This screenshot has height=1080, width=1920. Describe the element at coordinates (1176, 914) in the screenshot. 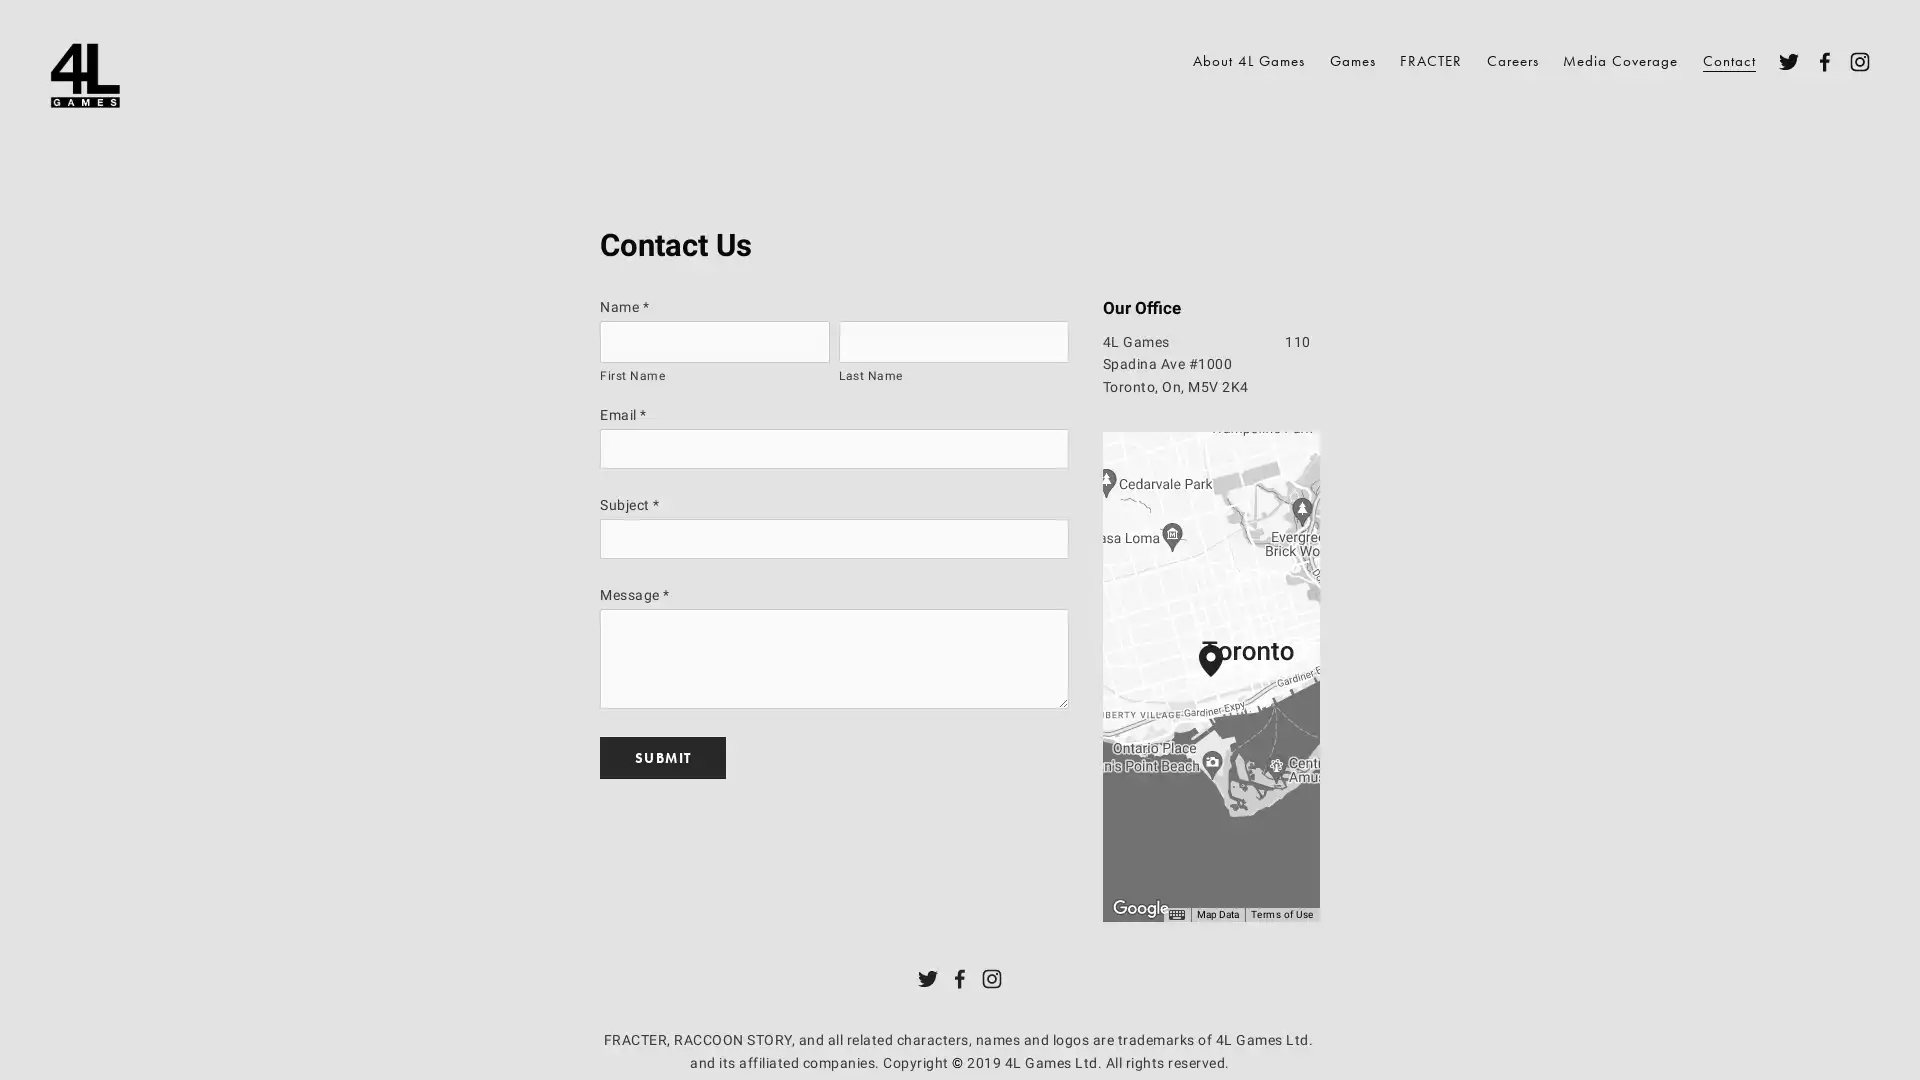

I see `Keyboard shortcuts` at that location.